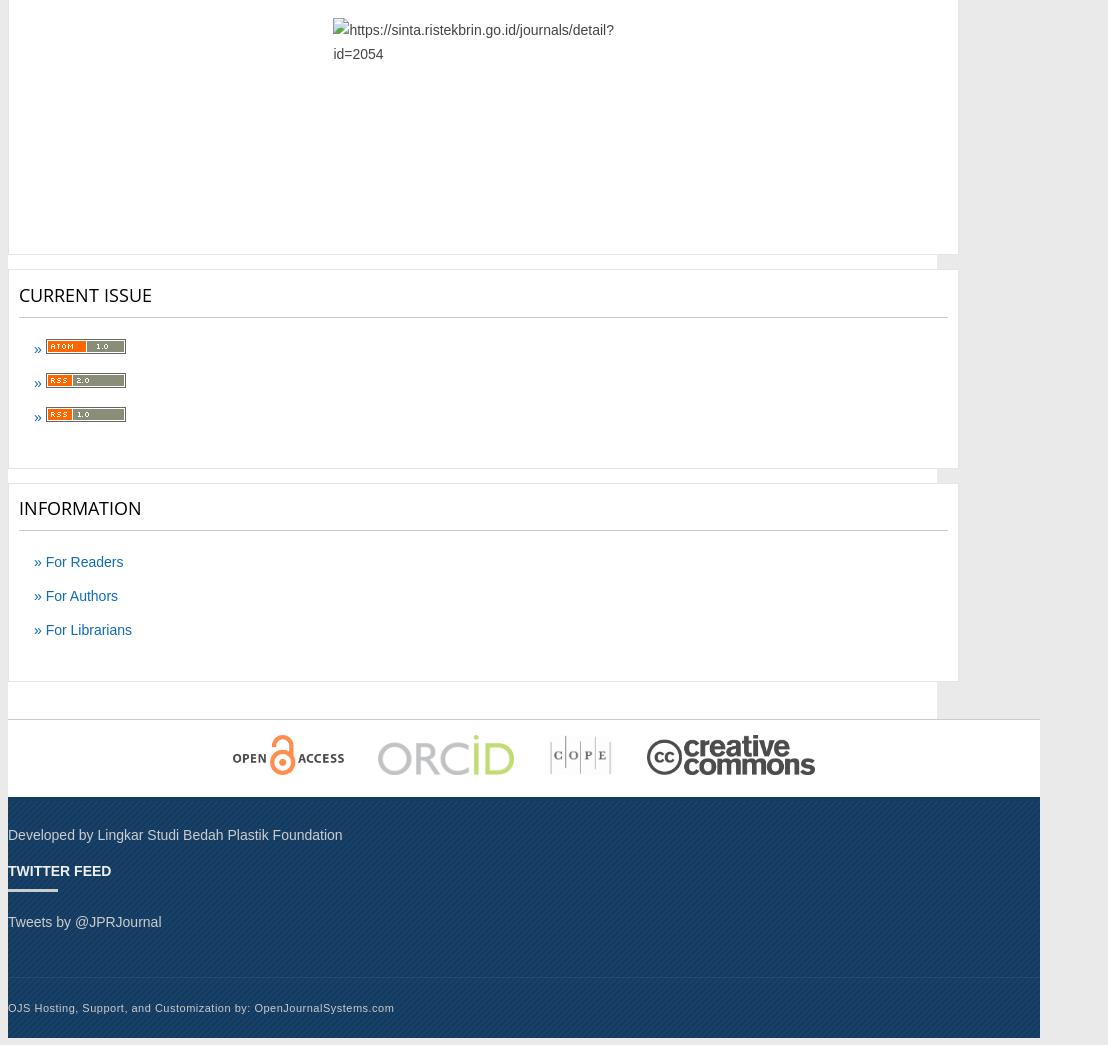 The width and height of the screenshot is (1108, 1045). What do you see at coordinates (175, 833) in the screenshot?
I see `'Developed by Lingkar Studi Bedah Plastik Foundation'` at bounding box center [175, 833].